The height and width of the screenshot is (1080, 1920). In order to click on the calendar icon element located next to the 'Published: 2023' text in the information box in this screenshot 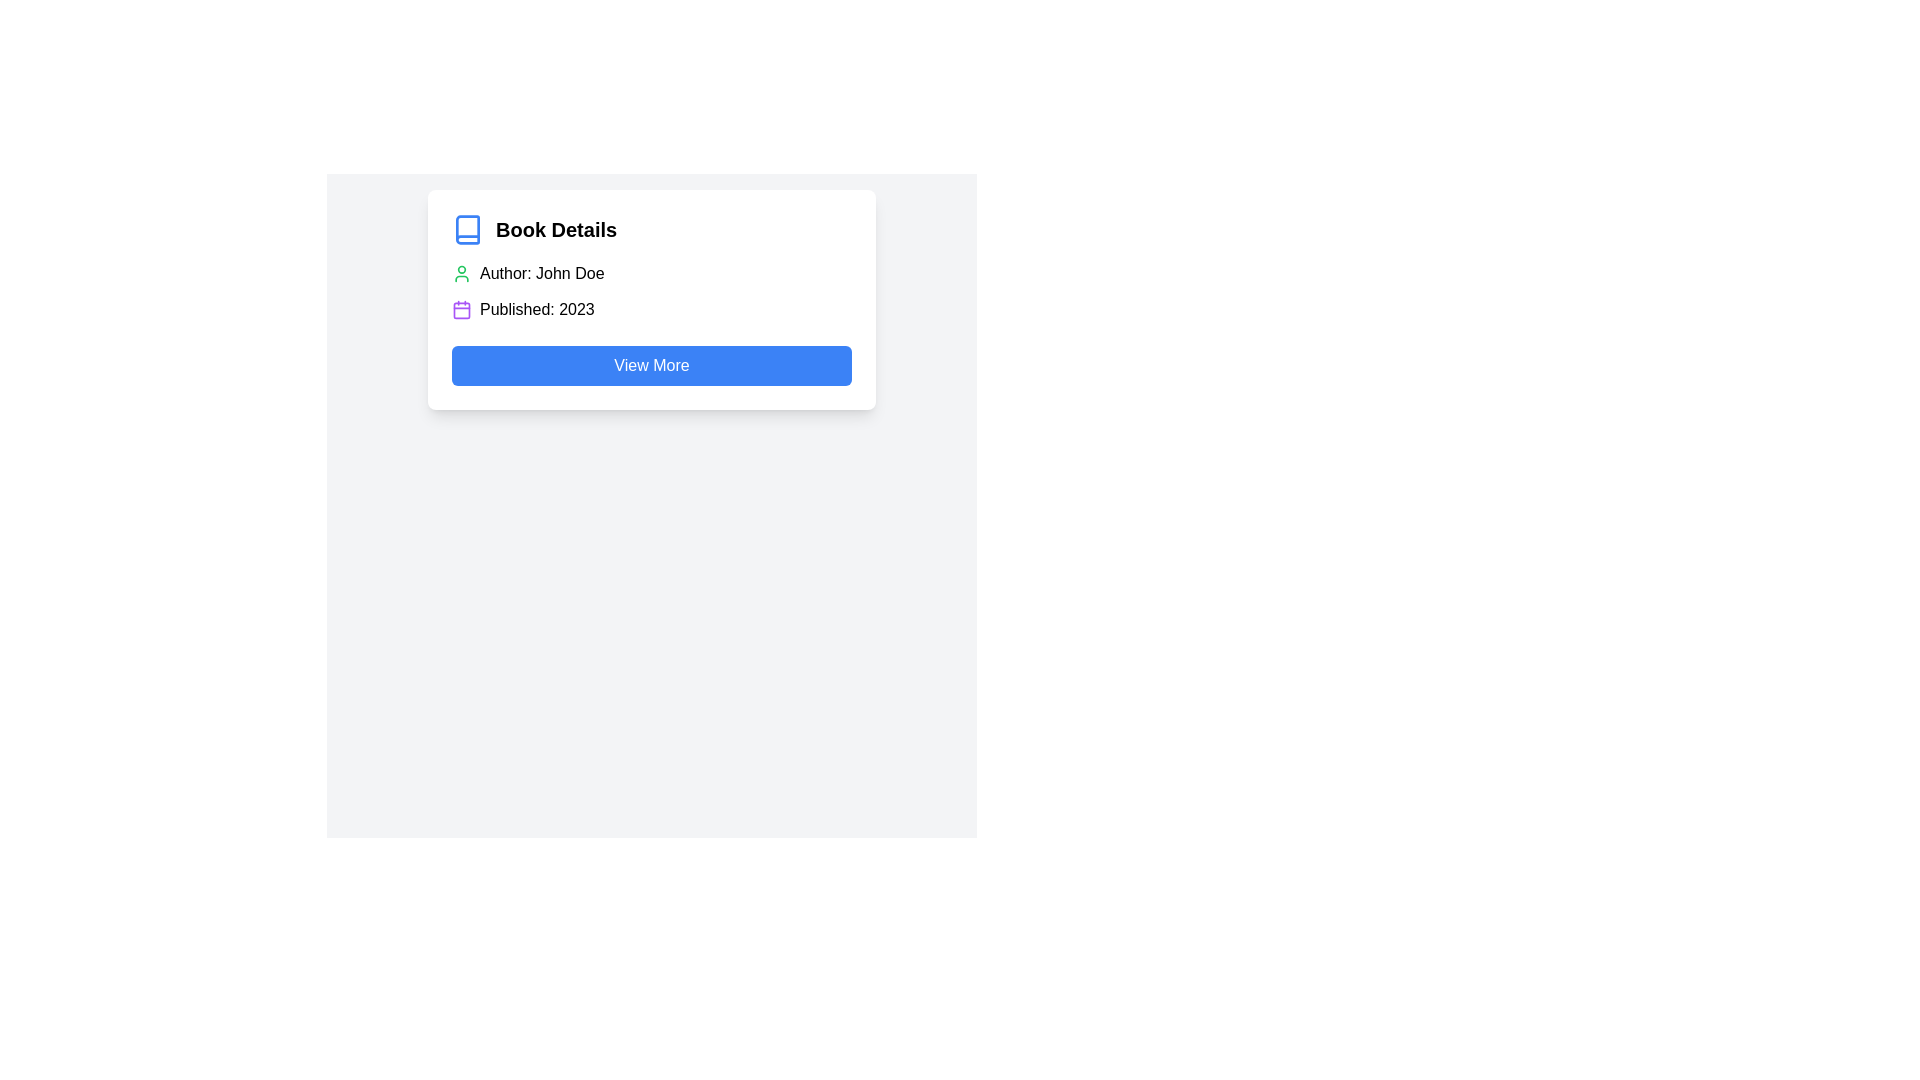, I will do `click(460, 309)`.